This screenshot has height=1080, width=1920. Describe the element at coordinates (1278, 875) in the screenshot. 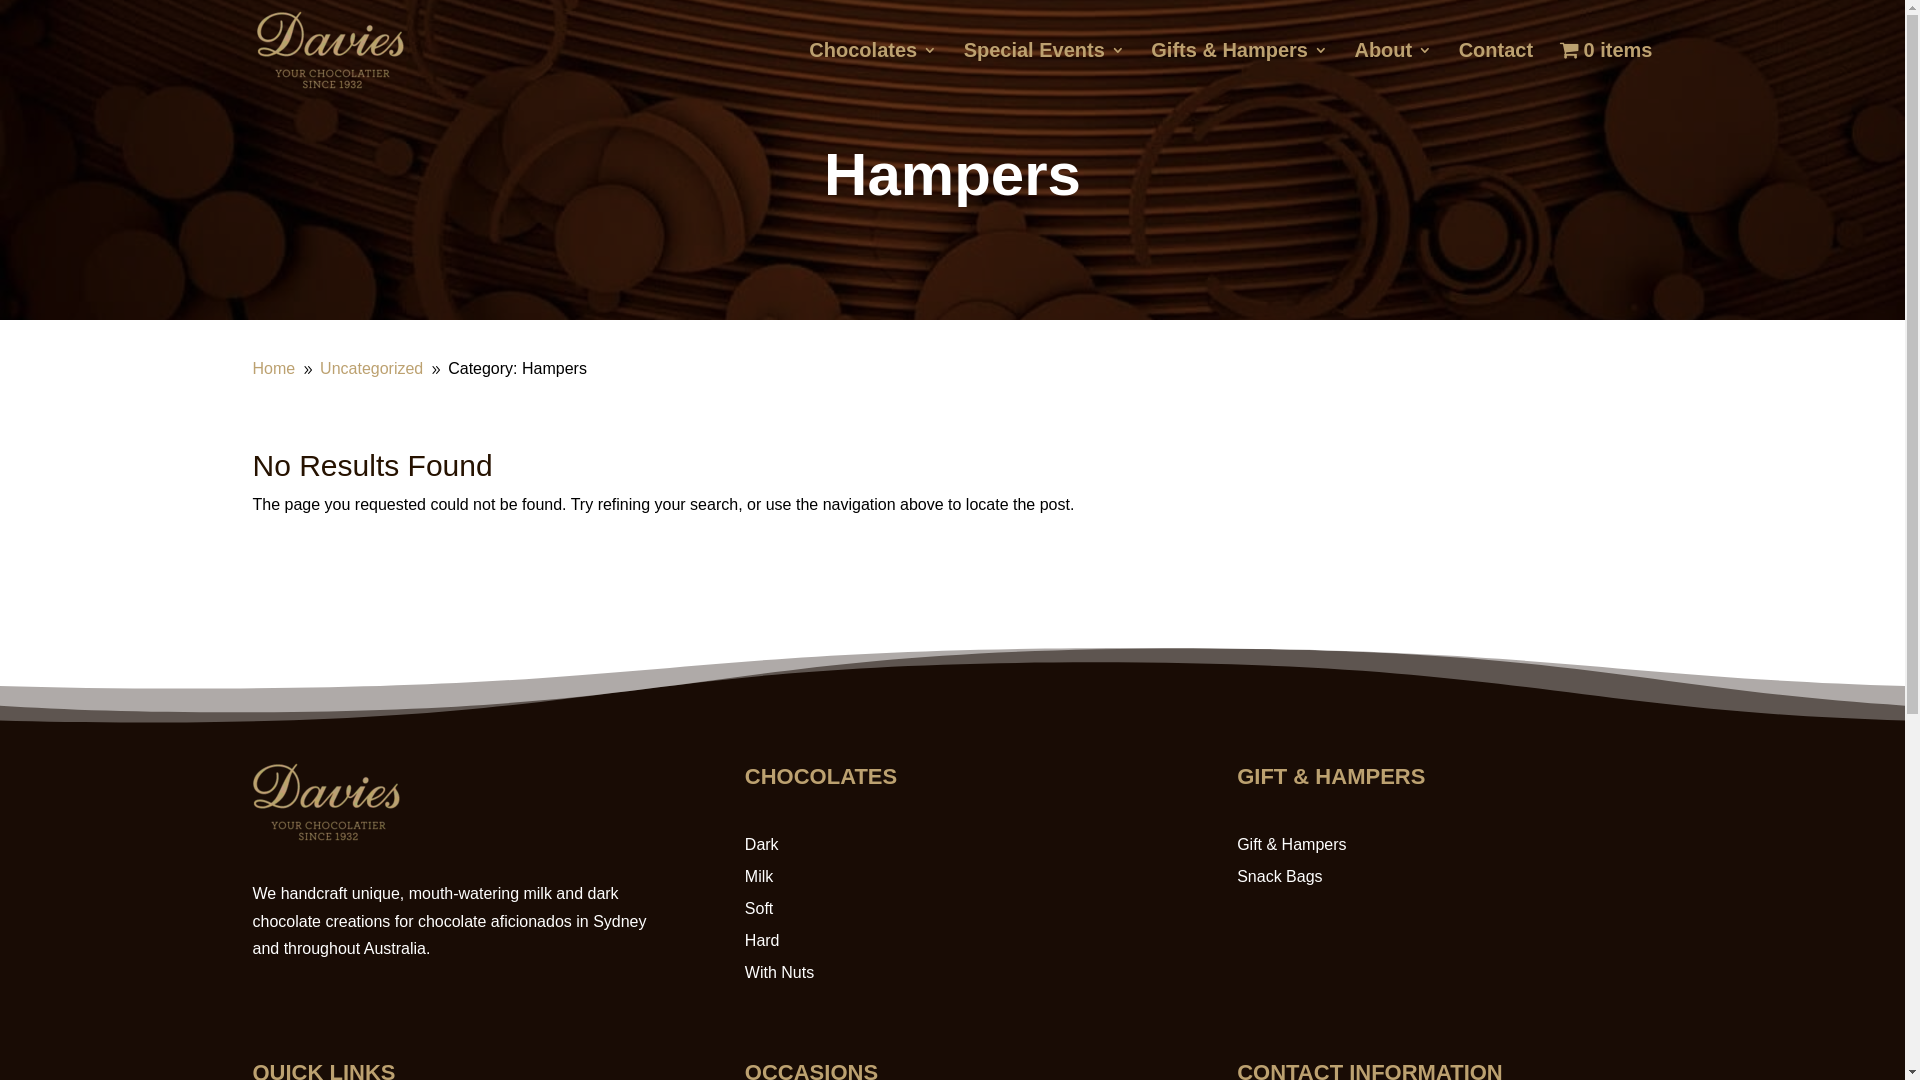

I see `'Snack Bags'` at that location.